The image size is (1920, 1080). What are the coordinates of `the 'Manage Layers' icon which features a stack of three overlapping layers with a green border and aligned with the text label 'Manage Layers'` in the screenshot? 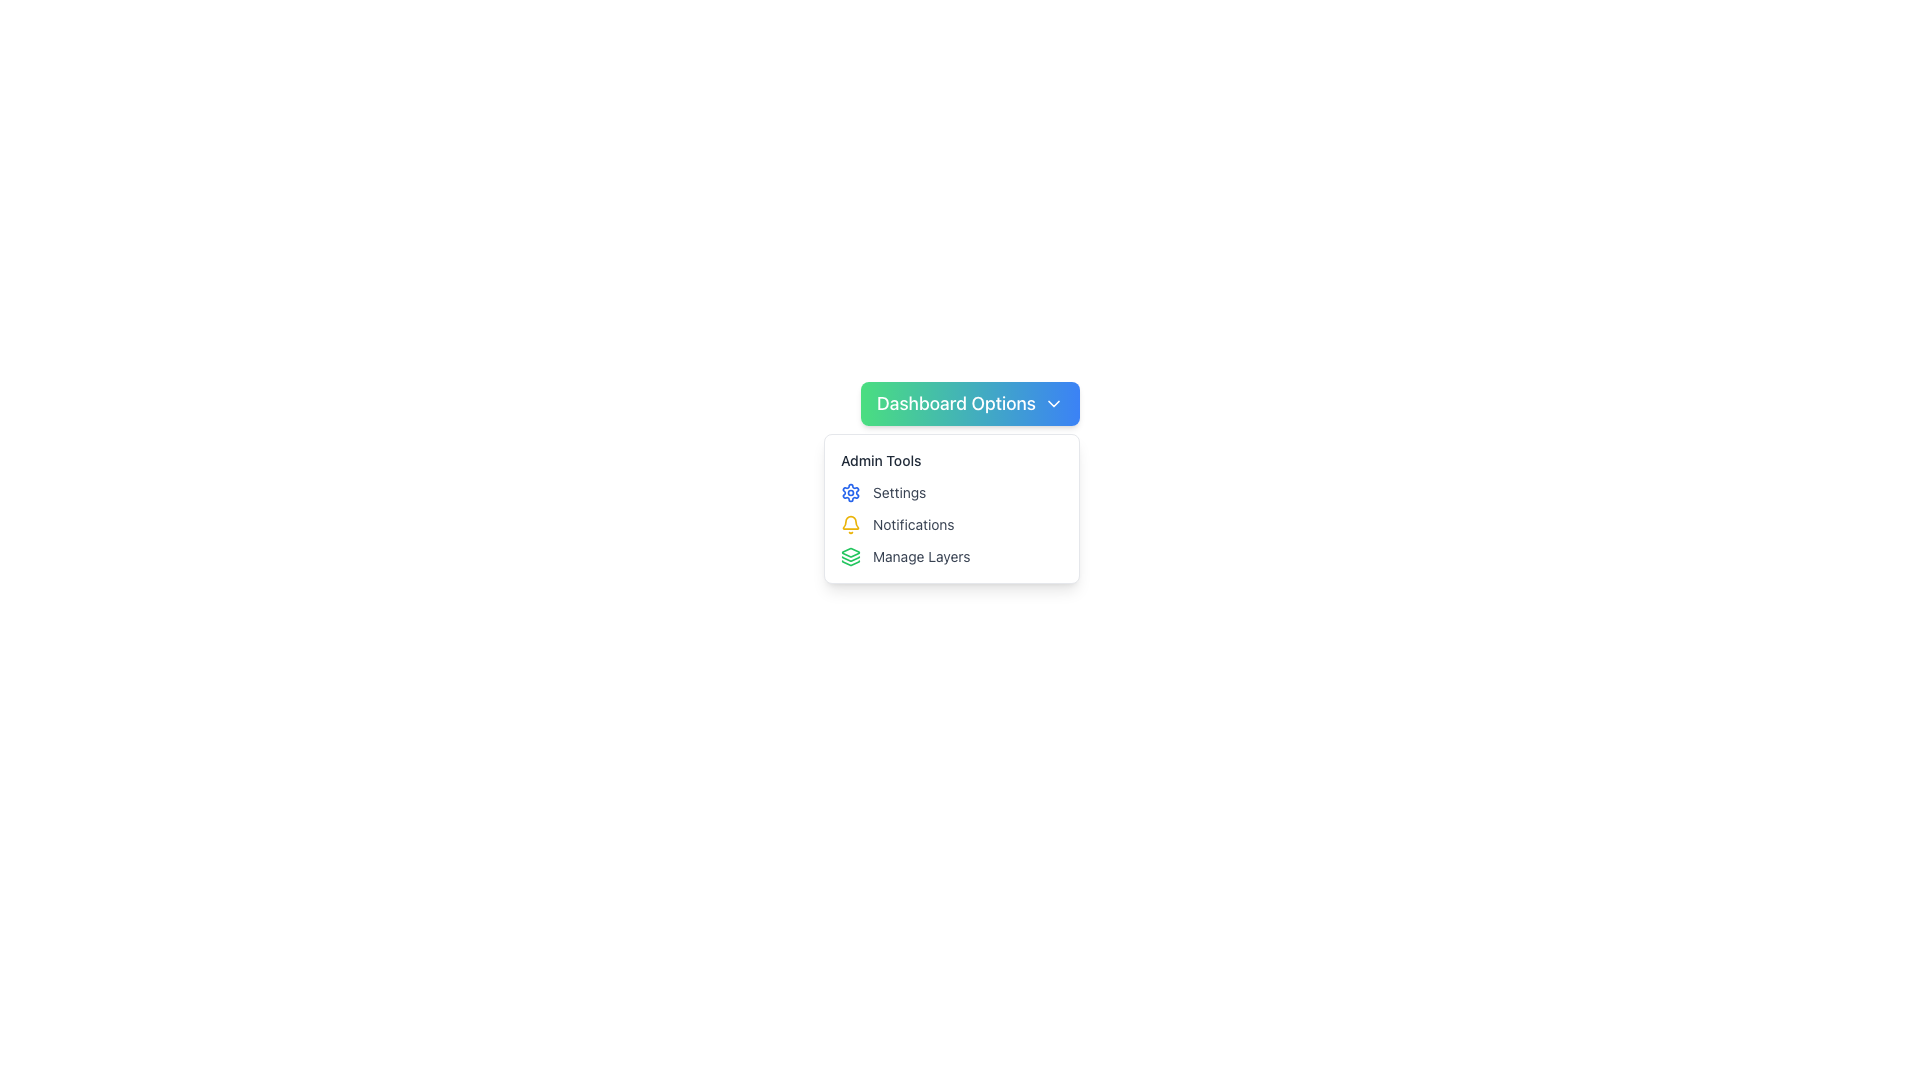 It's located at (850, 556).